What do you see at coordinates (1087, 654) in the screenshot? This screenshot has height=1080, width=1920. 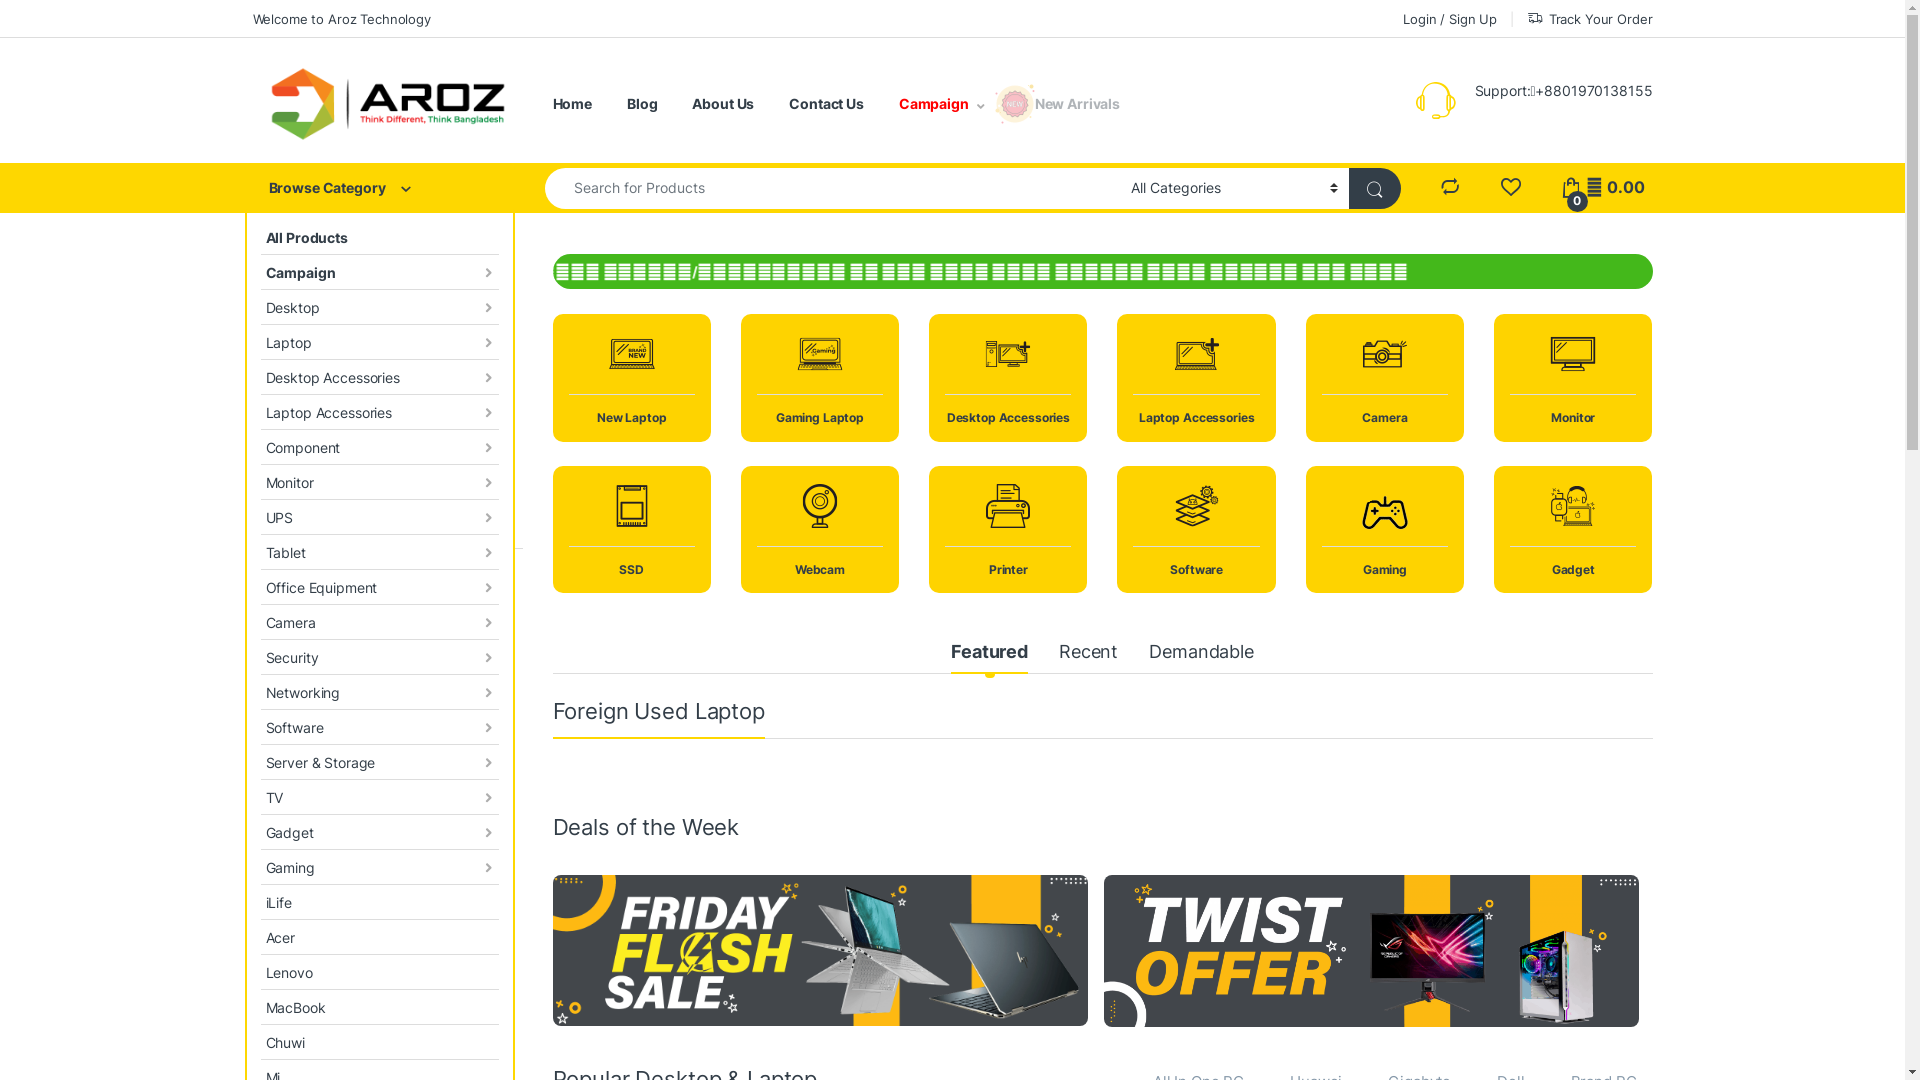 I see `'Recent'` at bounding box center [1087, 654].